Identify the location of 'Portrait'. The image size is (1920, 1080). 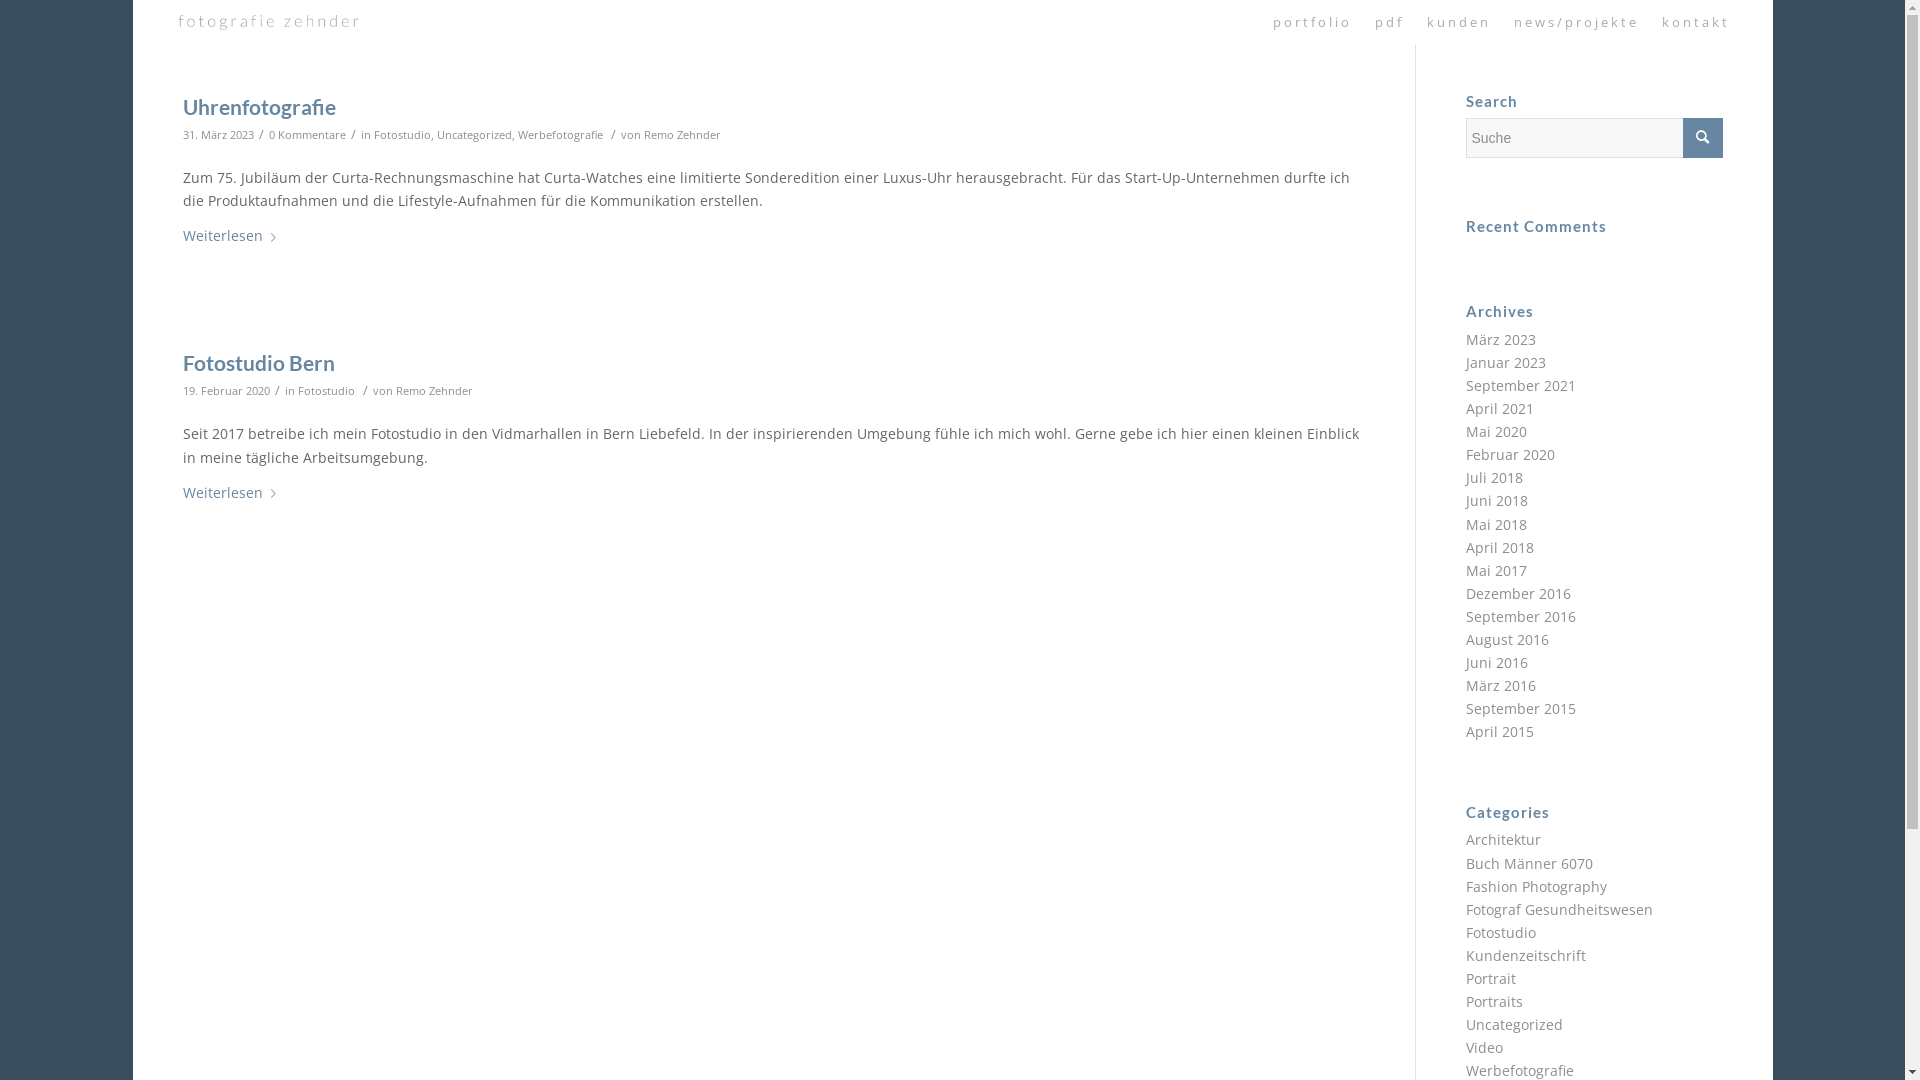
(1491, 977).